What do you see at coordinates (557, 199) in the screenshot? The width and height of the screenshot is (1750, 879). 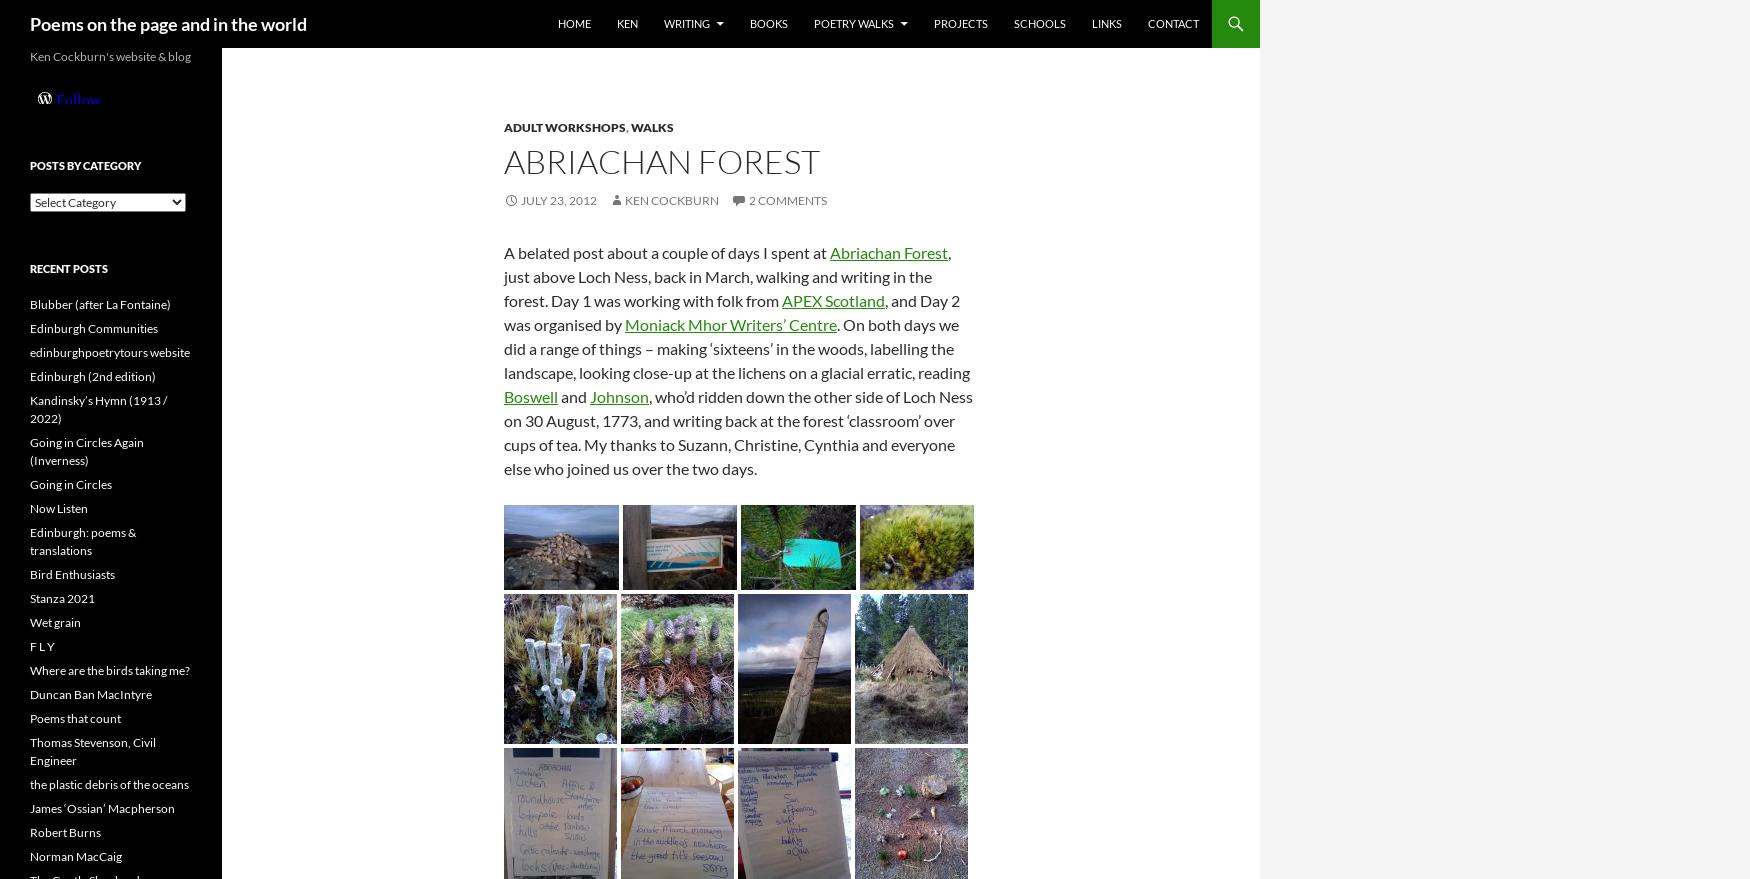 I see `'July 23, 2012'` at bounding box center [557, 199].